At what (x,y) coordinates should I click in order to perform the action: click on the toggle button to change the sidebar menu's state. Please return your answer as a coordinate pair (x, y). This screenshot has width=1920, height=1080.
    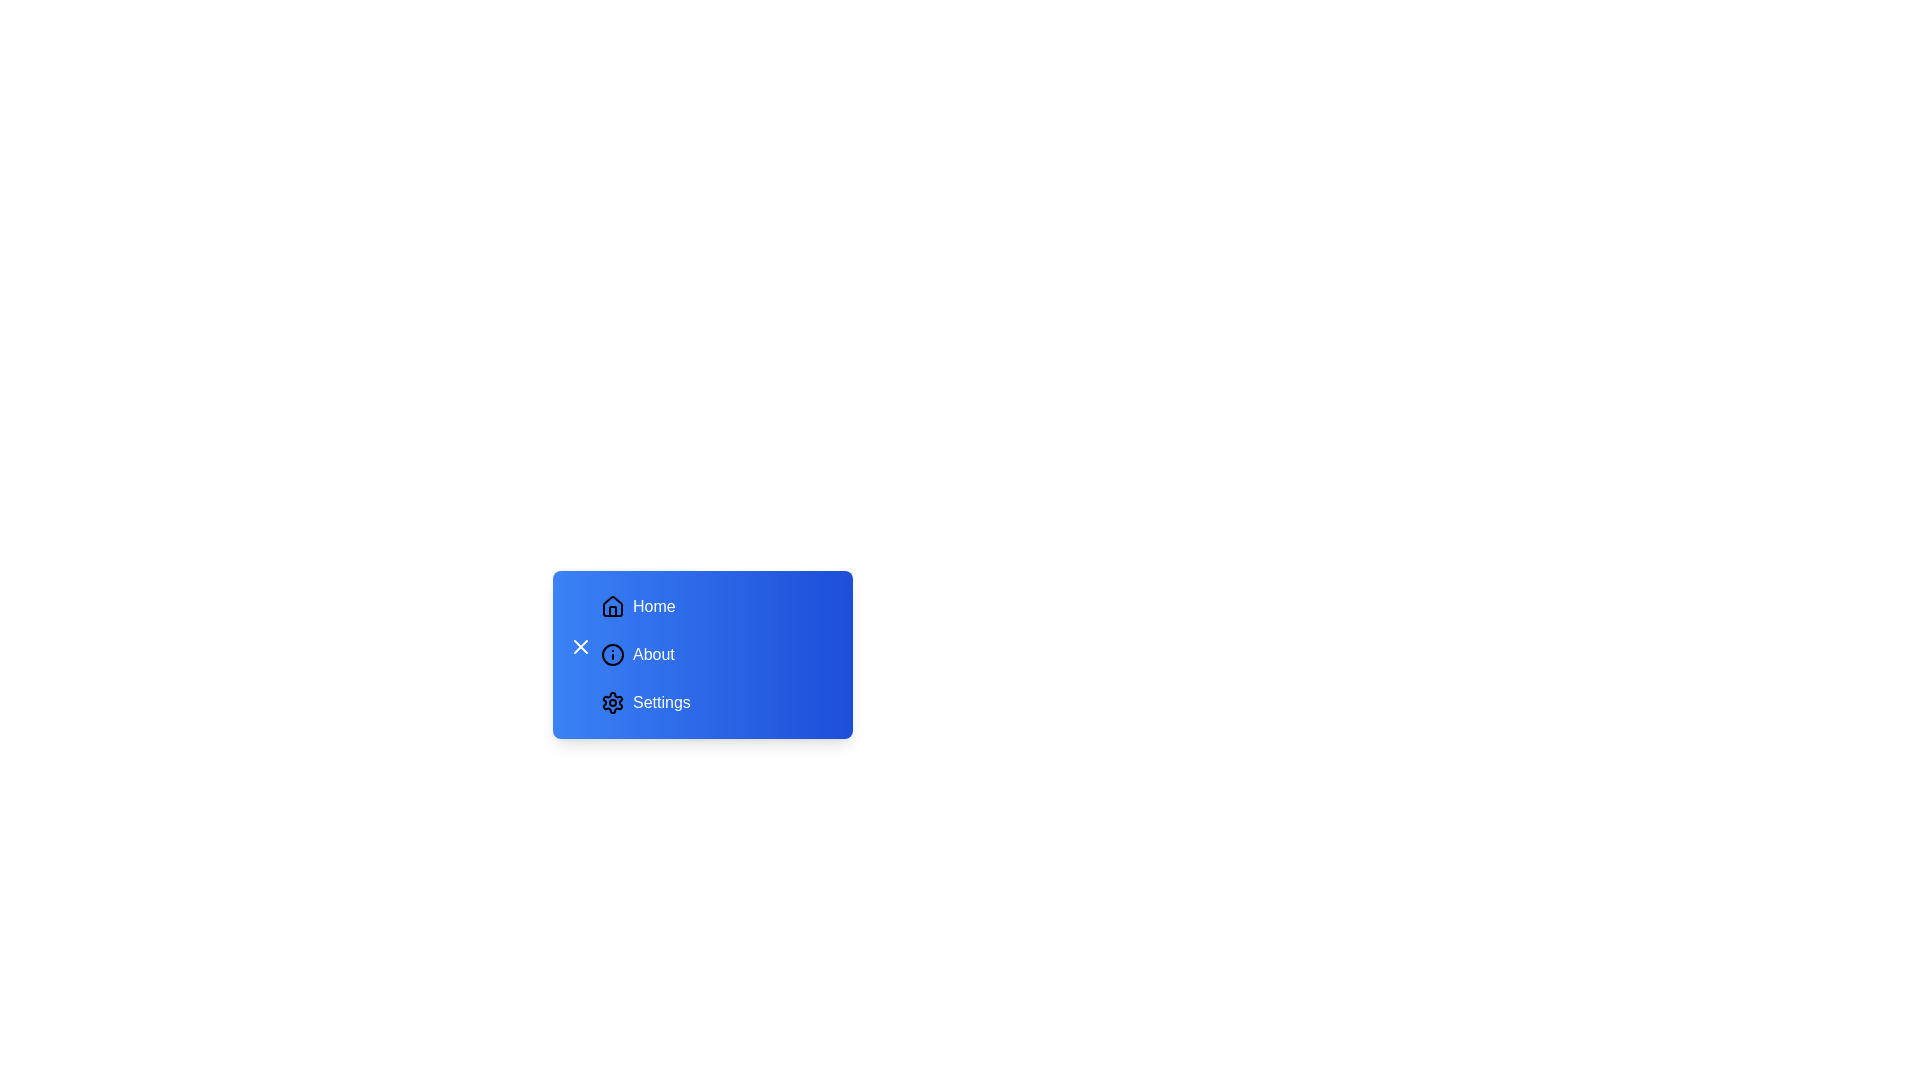
    Looking at the image, I should click on (579, 647).